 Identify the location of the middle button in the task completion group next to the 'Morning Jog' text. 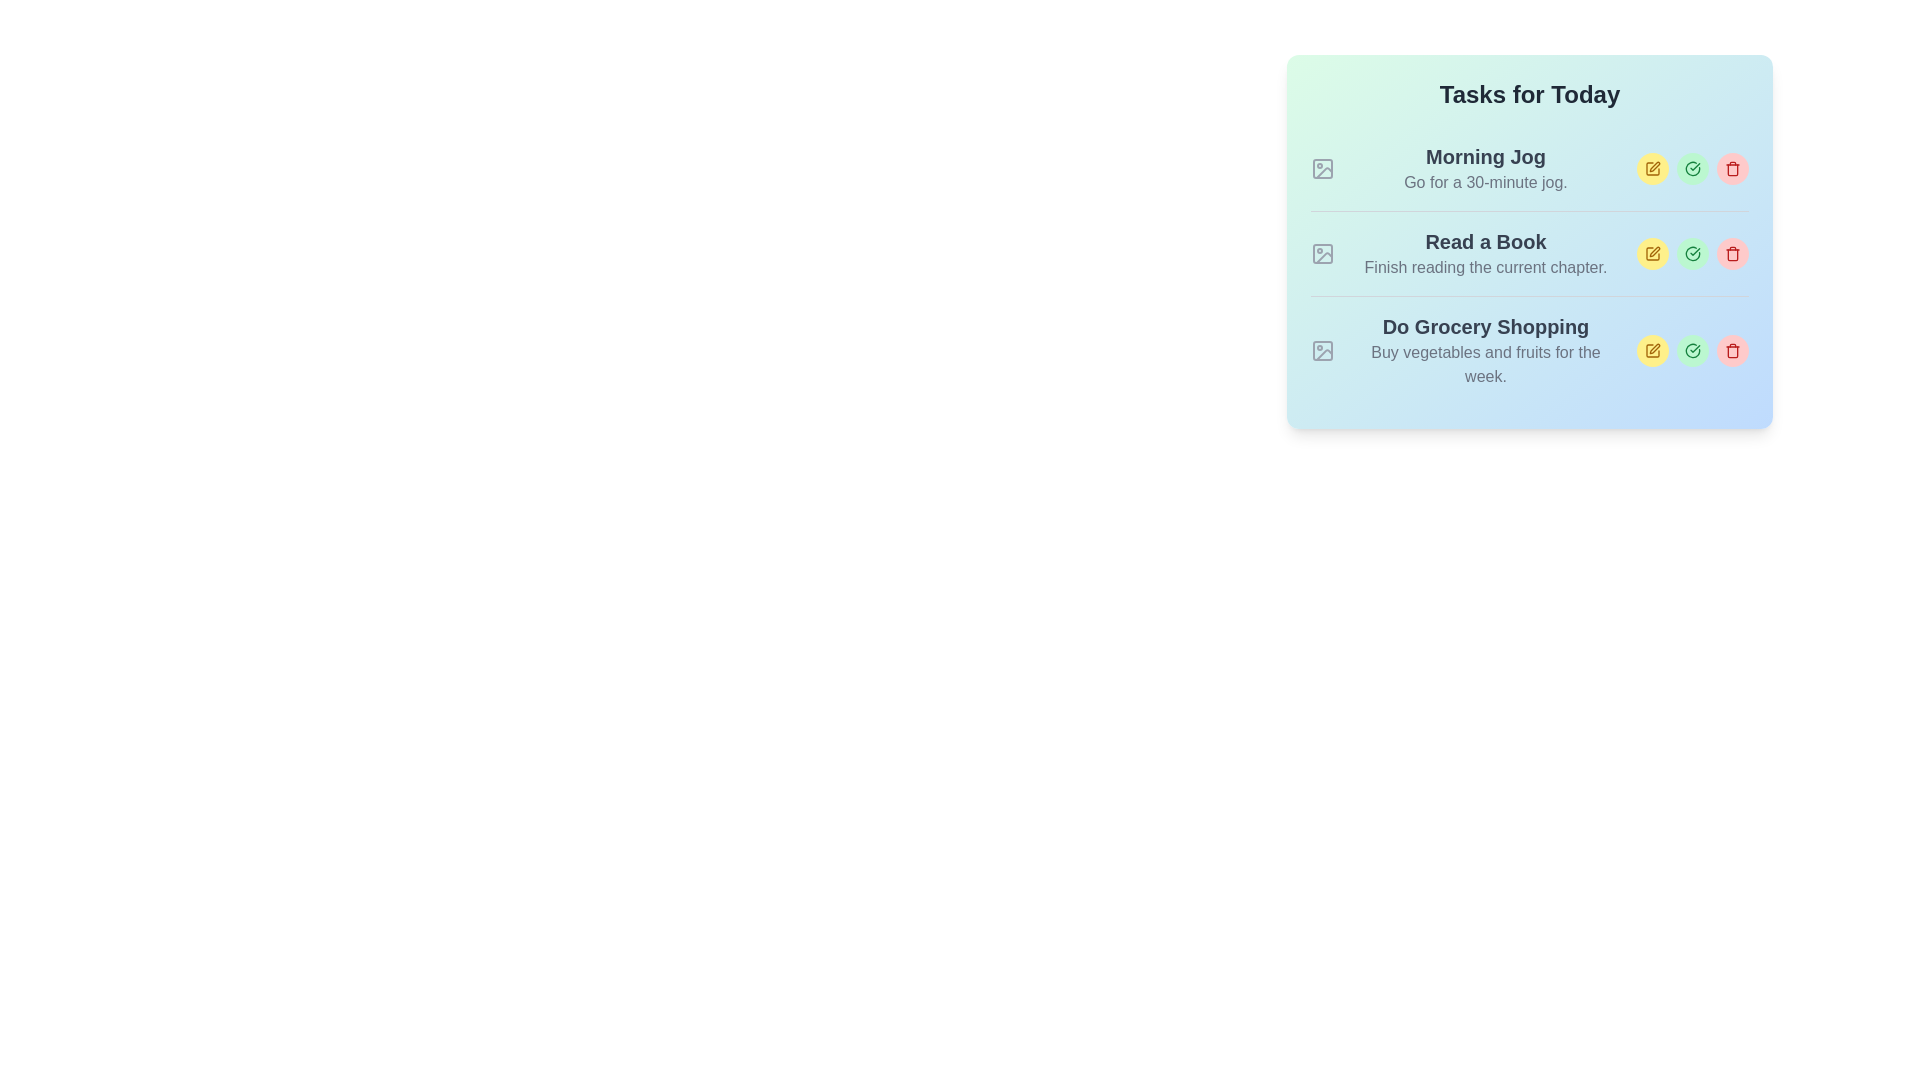
(1692, 168).